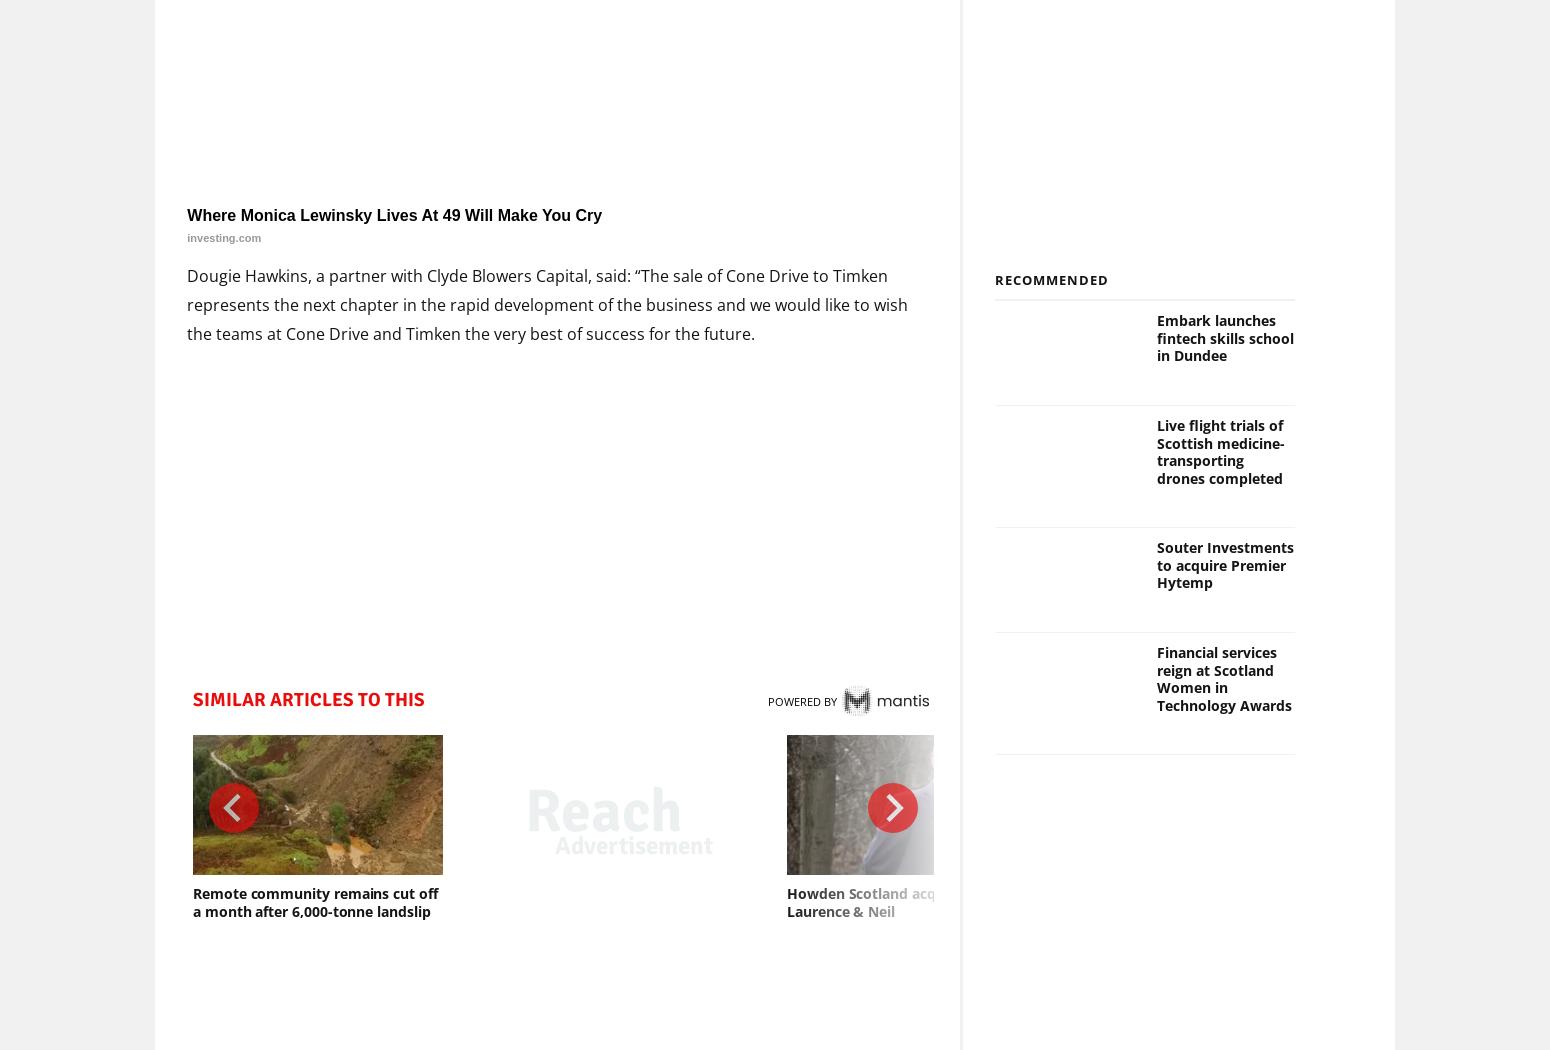 Image resolution: width=1550 pixels, height=1050 pixels. Describe the element at coordinates (1051, 277) in the screenshot. I see `'Recommended'` at that location.